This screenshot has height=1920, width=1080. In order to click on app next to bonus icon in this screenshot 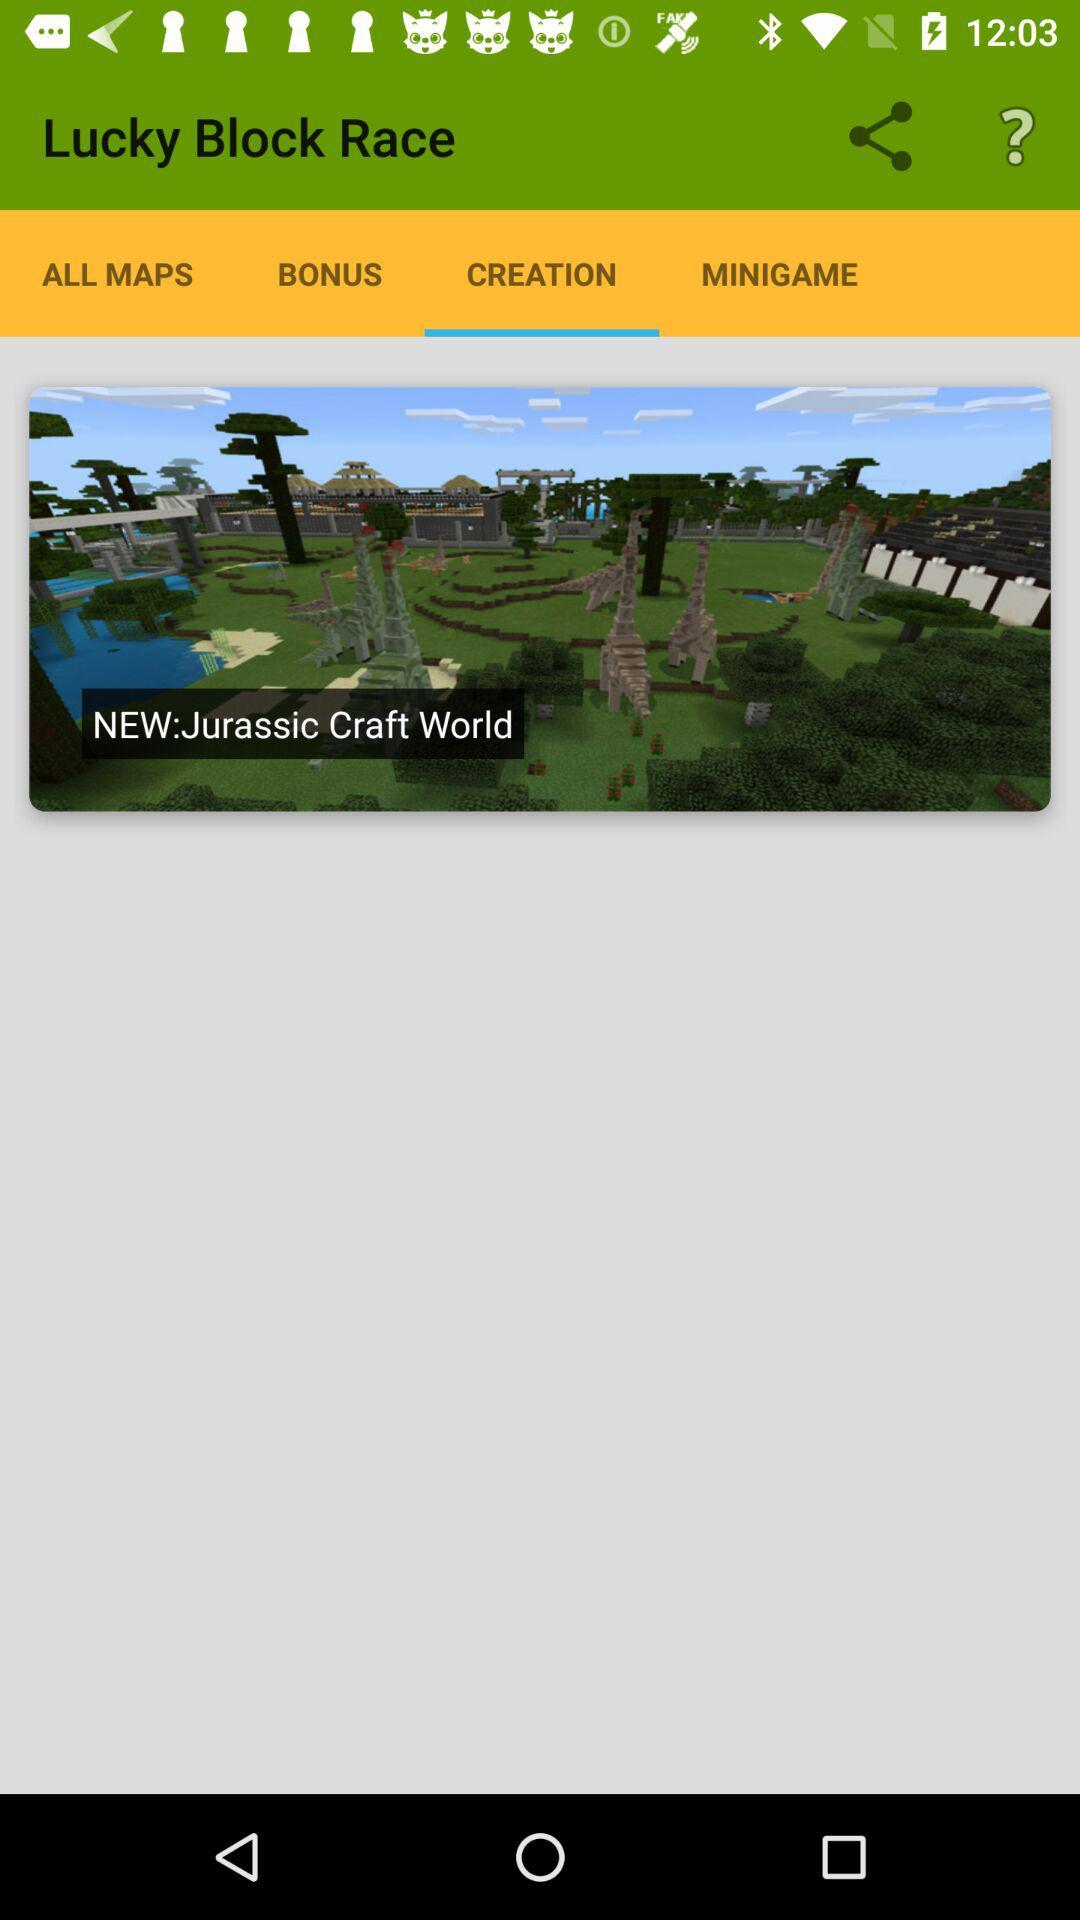, I will do `click(541, 272)`.